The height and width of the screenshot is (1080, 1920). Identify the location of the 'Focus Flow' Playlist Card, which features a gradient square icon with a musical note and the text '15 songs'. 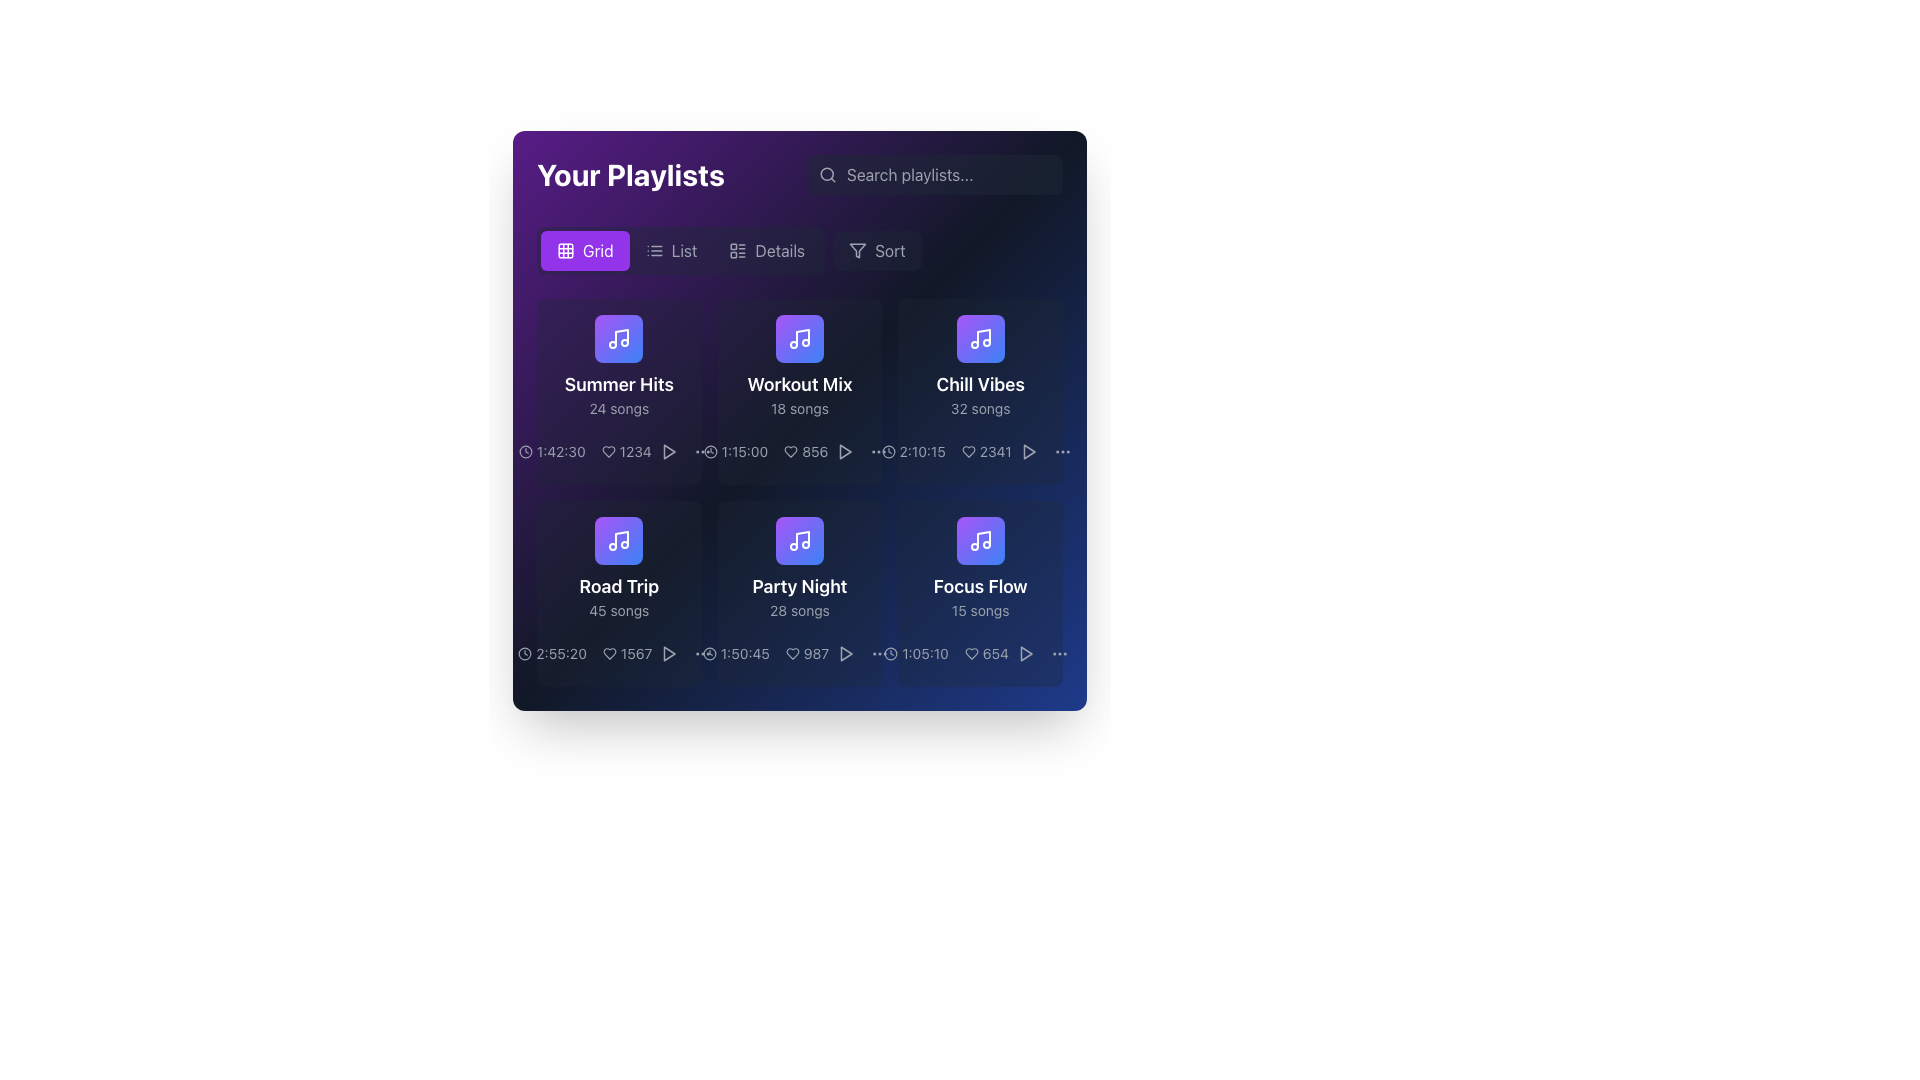
(980, 569).